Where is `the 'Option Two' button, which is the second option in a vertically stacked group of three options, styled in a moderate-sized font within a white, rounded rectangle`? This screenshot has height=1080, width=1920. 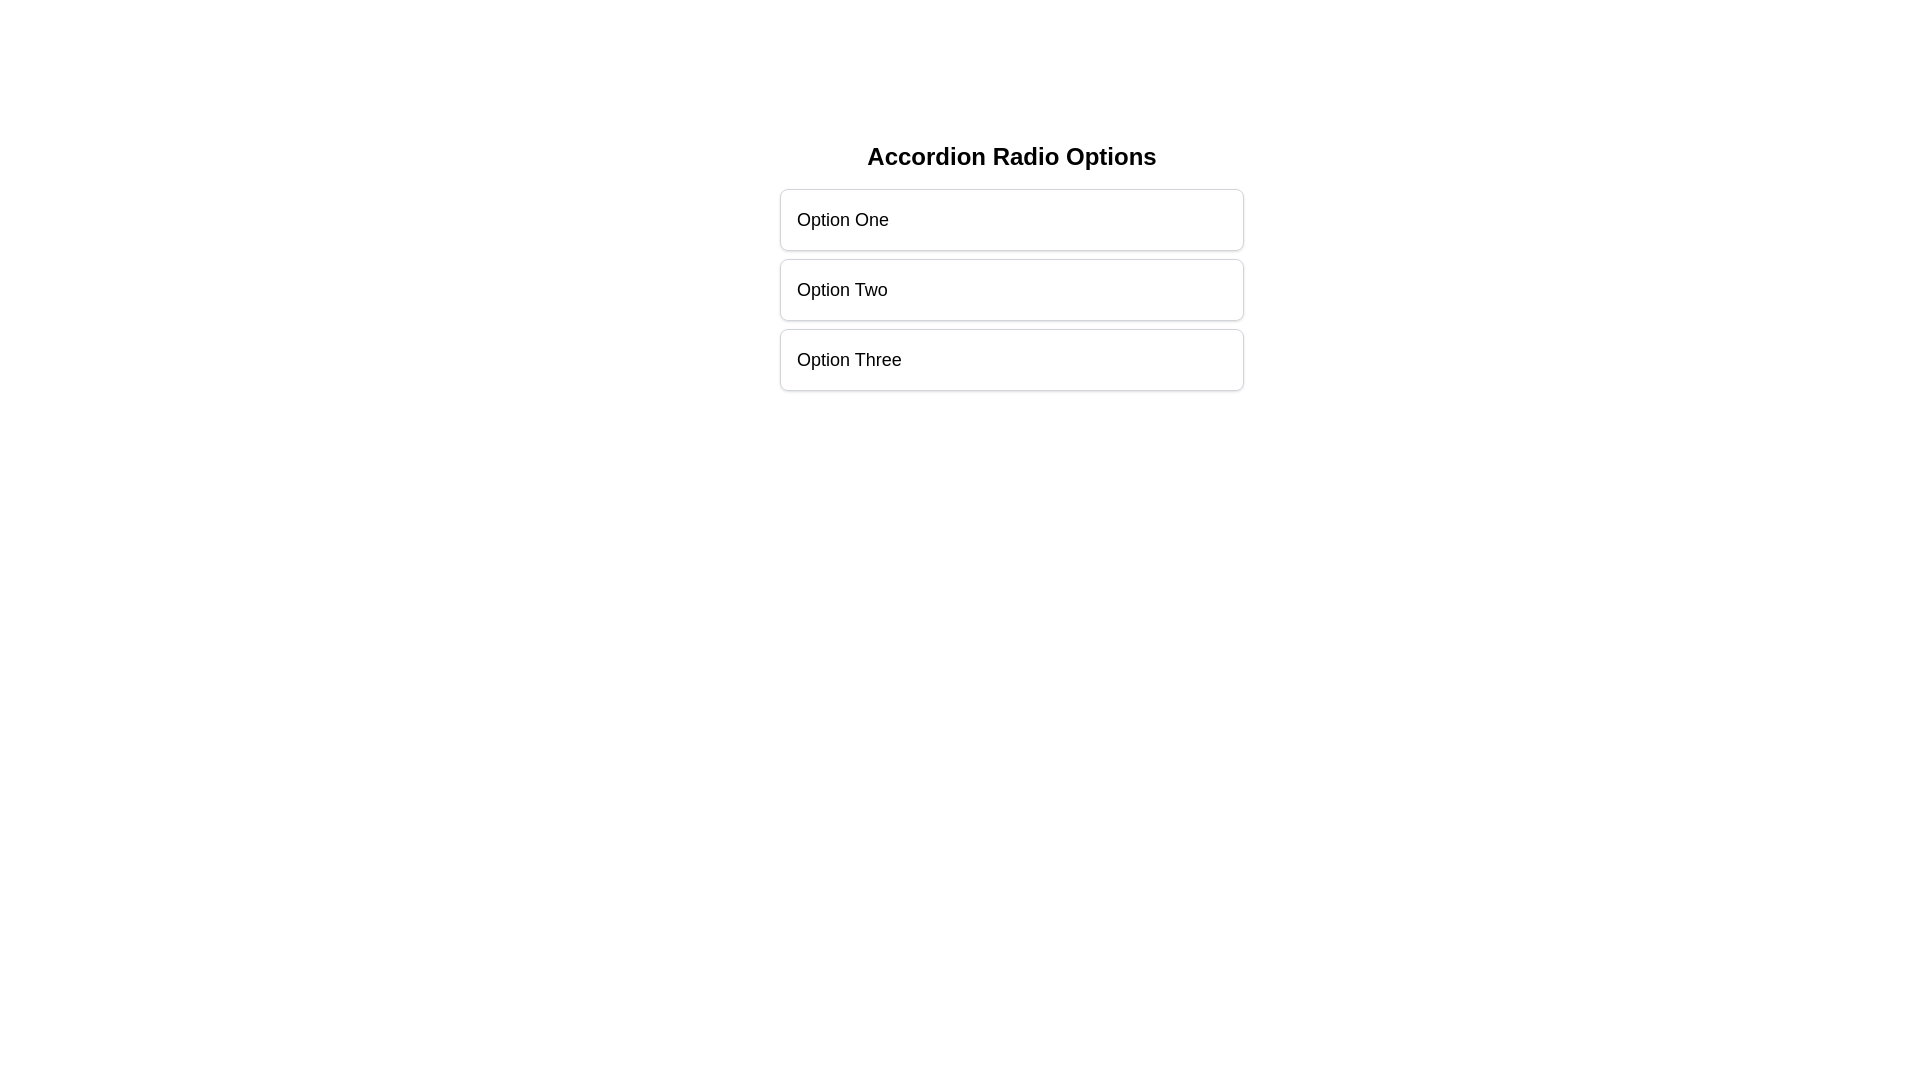 the 'Option Two' button, which is the second option in a vertically stacked group of three options, styled in a moderate-sized font within a white, rounded rectangle is located at coordinates (1012, 289).